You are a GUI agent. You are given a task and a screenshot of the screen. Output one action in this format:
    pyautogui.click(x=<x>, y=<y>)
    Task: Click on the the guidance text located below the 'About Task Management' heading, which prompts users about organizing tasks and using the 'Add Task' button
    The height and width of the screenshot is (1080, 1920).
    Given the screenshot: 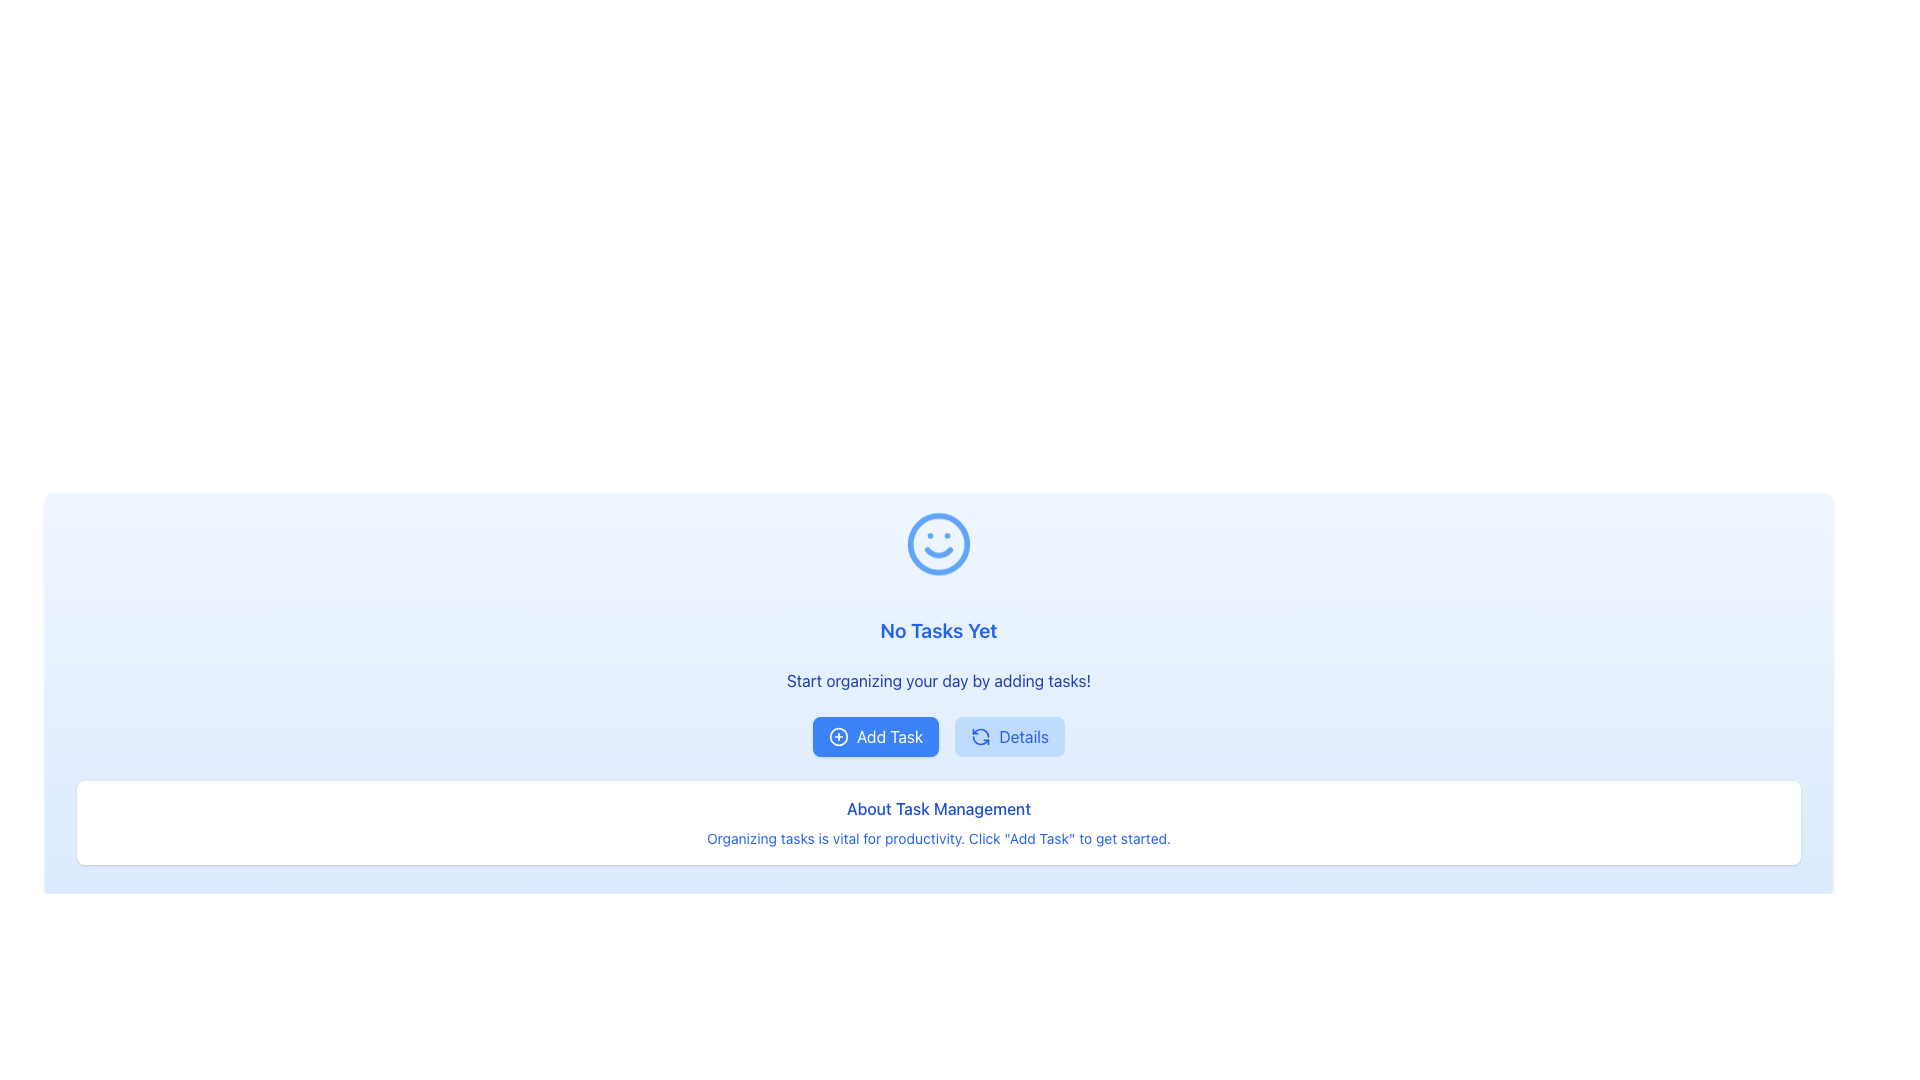 What is the action you would take?
    pyautogui.click(x=938, y=839)
    